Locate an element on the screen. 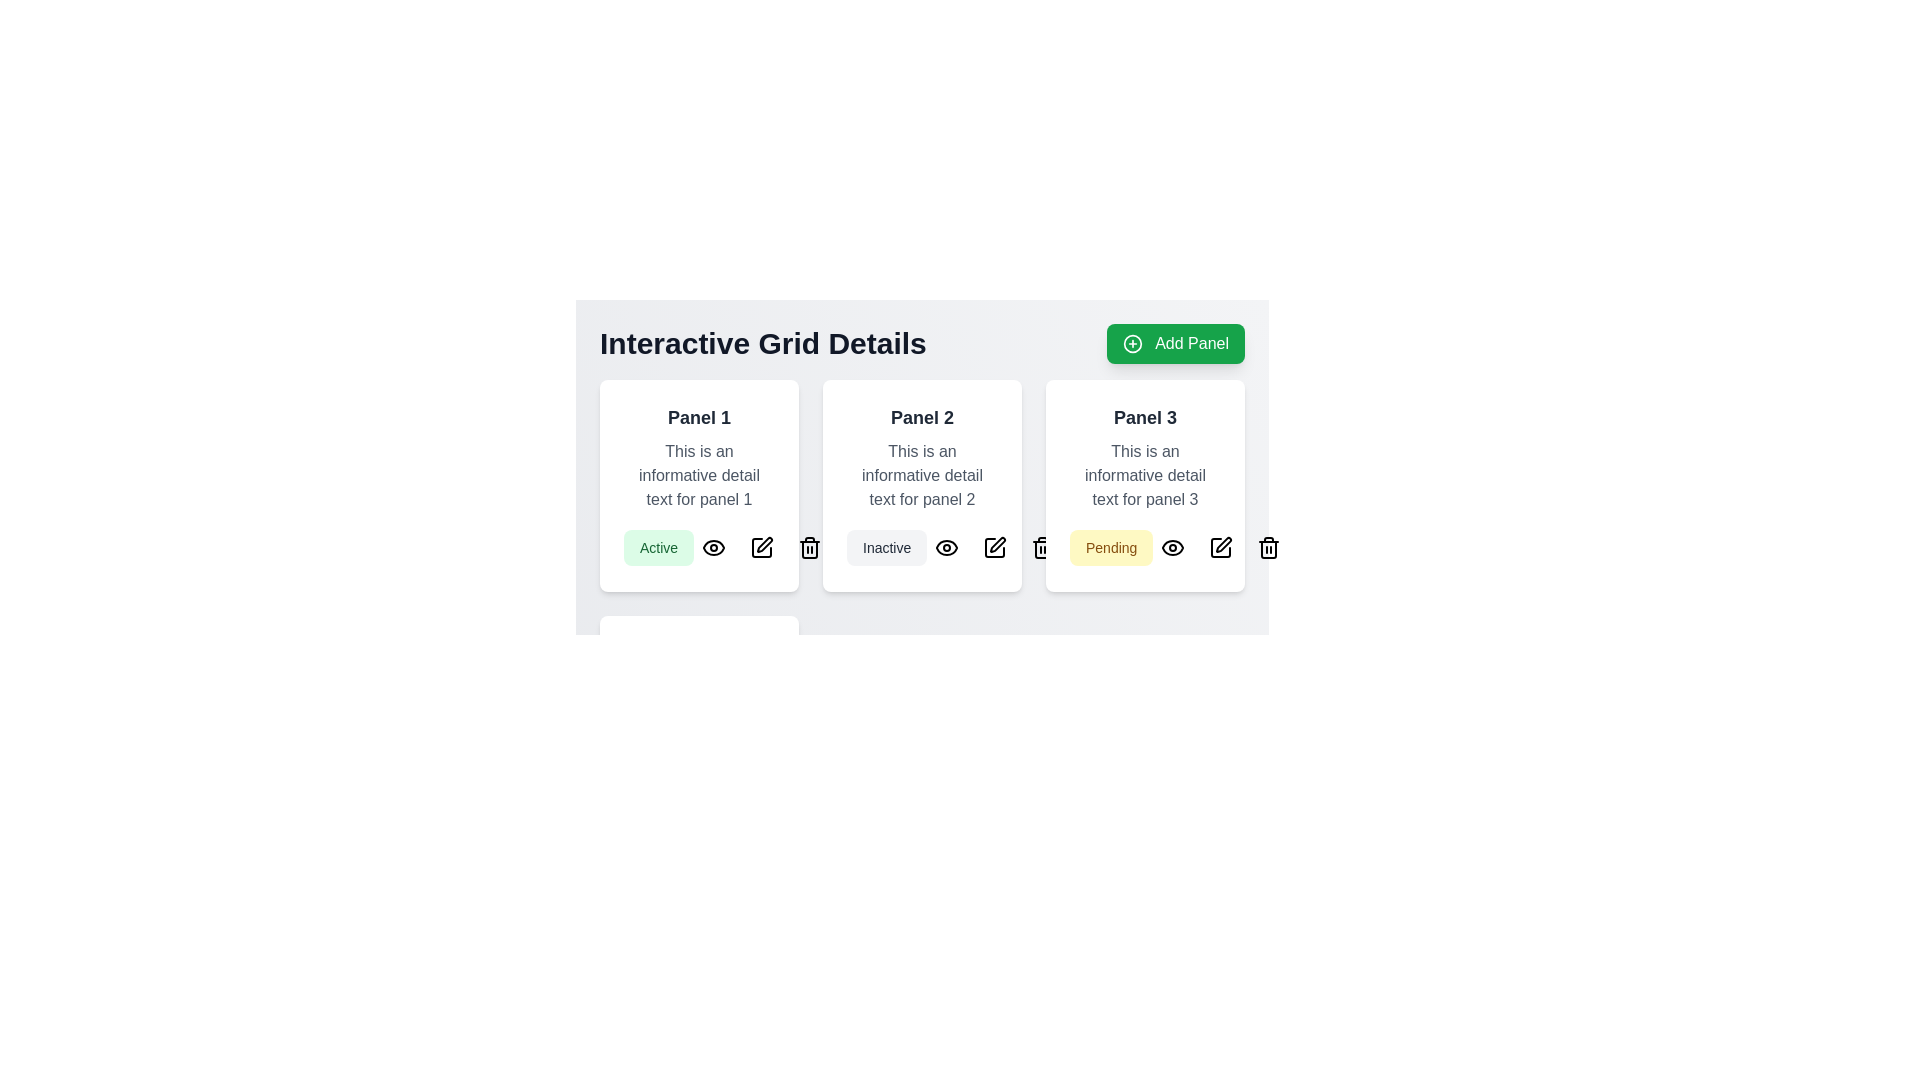  the pencil icon in 'Panel 1' is located at coordinates (761, 547).